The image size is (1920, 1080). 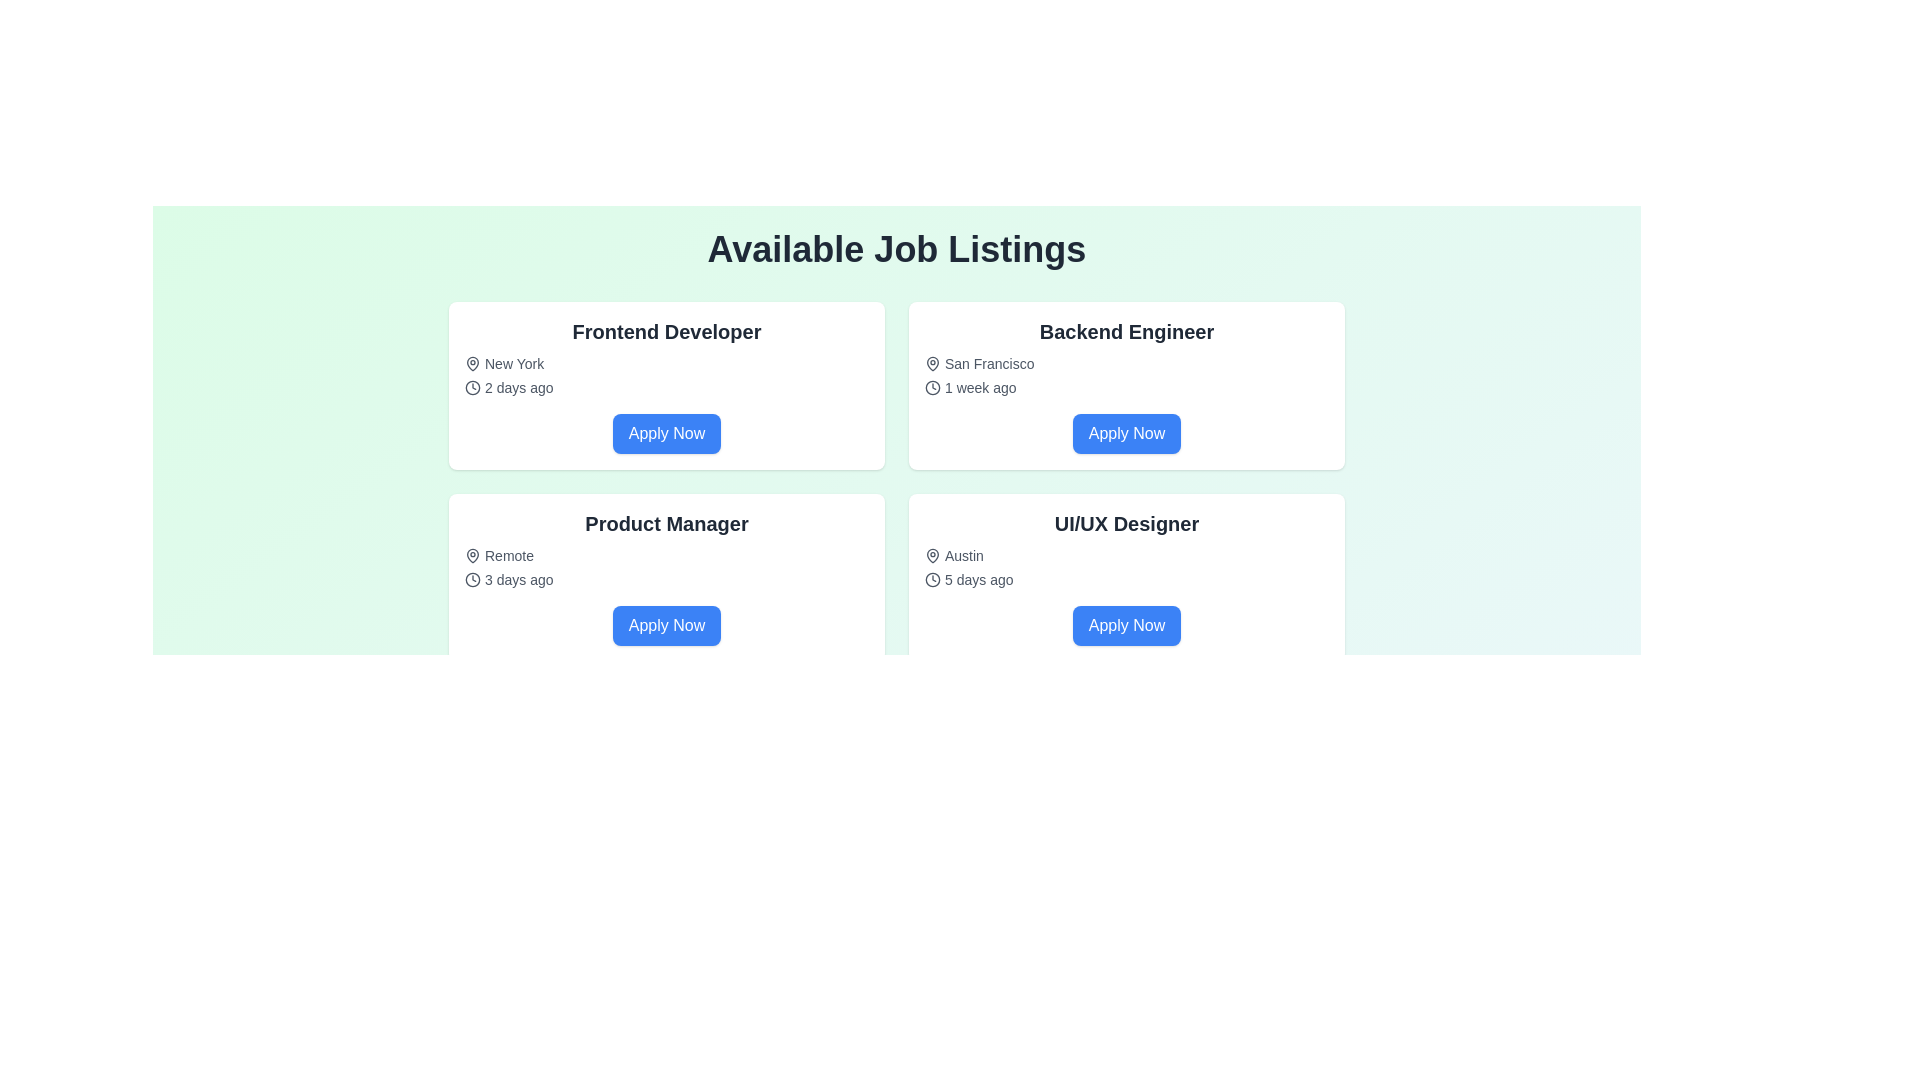 I want to click on the circular icon boundary resembling a clock frame, so click(x=472, y=388).